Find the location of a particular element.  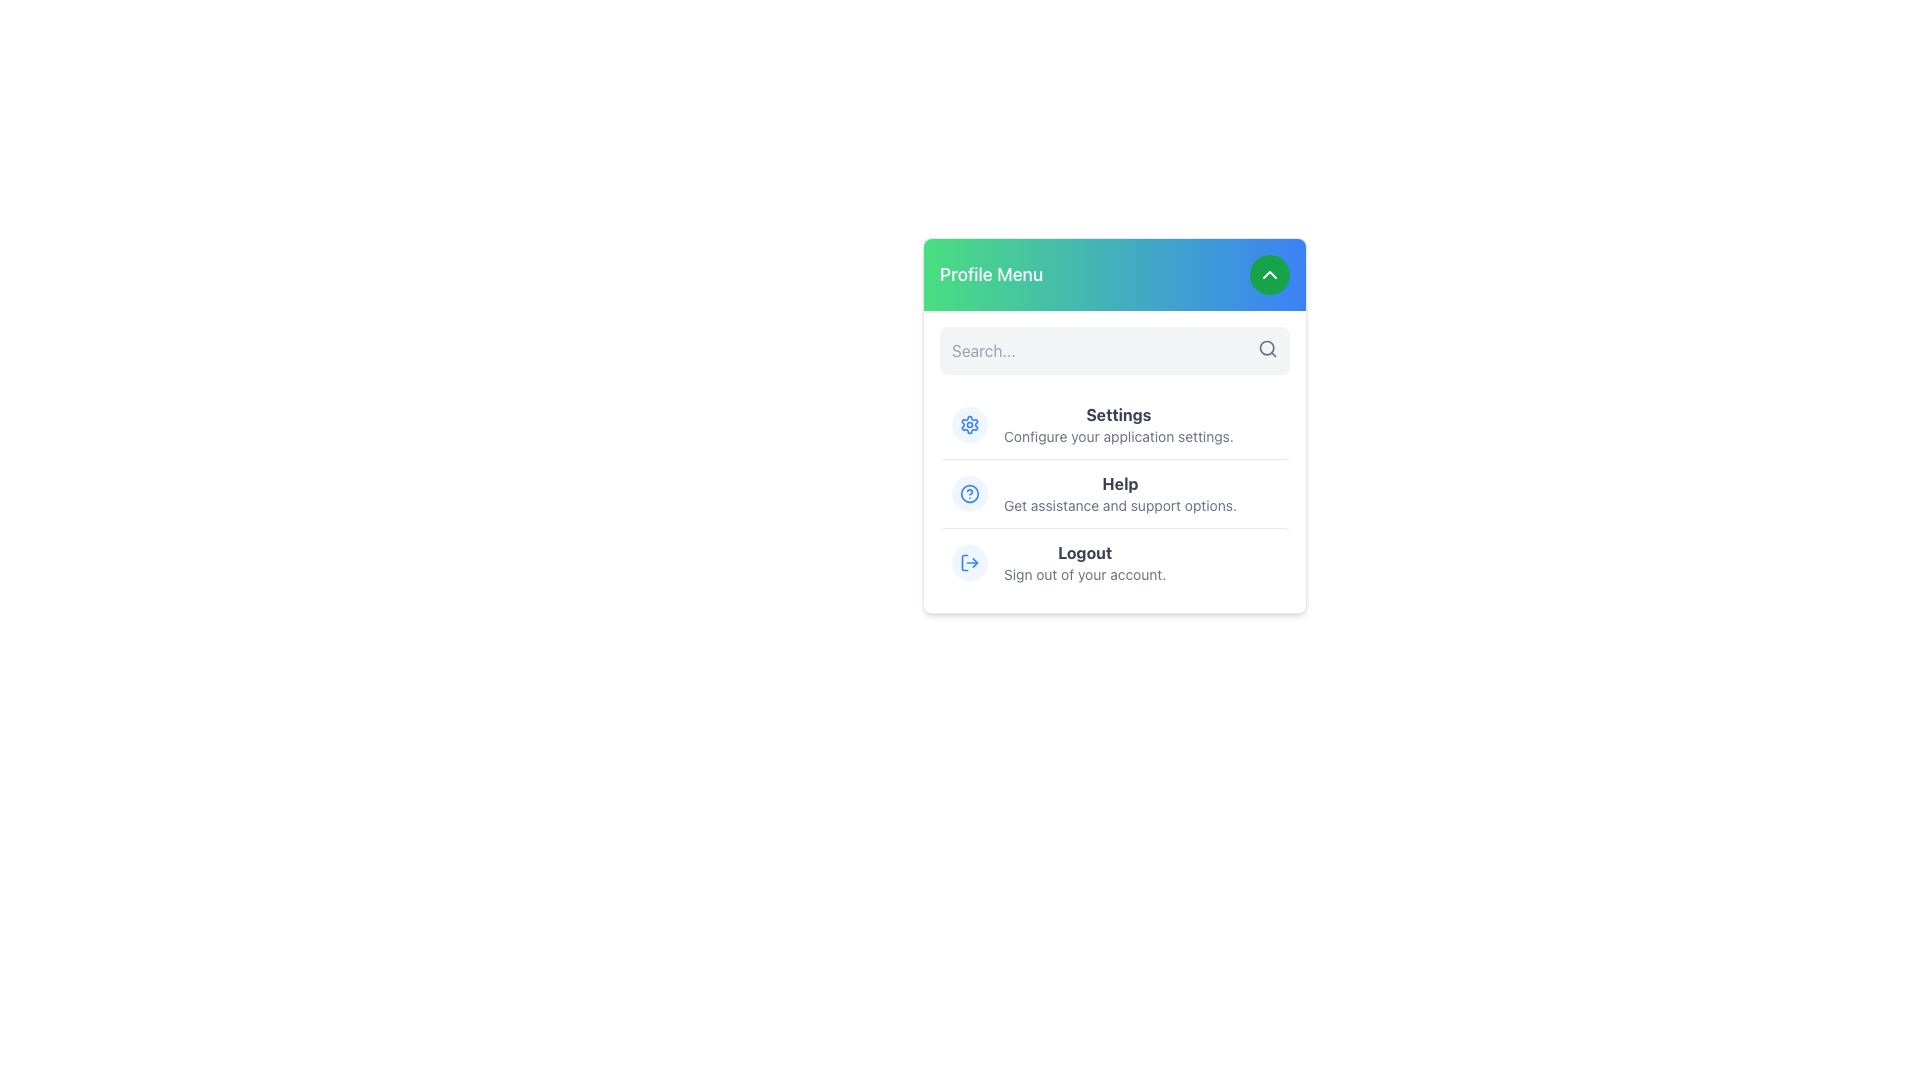

text of the Navigation Menu Item that provides access to the application's settings page, located in the middle section of the vertical menu, directly beneath the search bar is located at coordinates (1117, 423).